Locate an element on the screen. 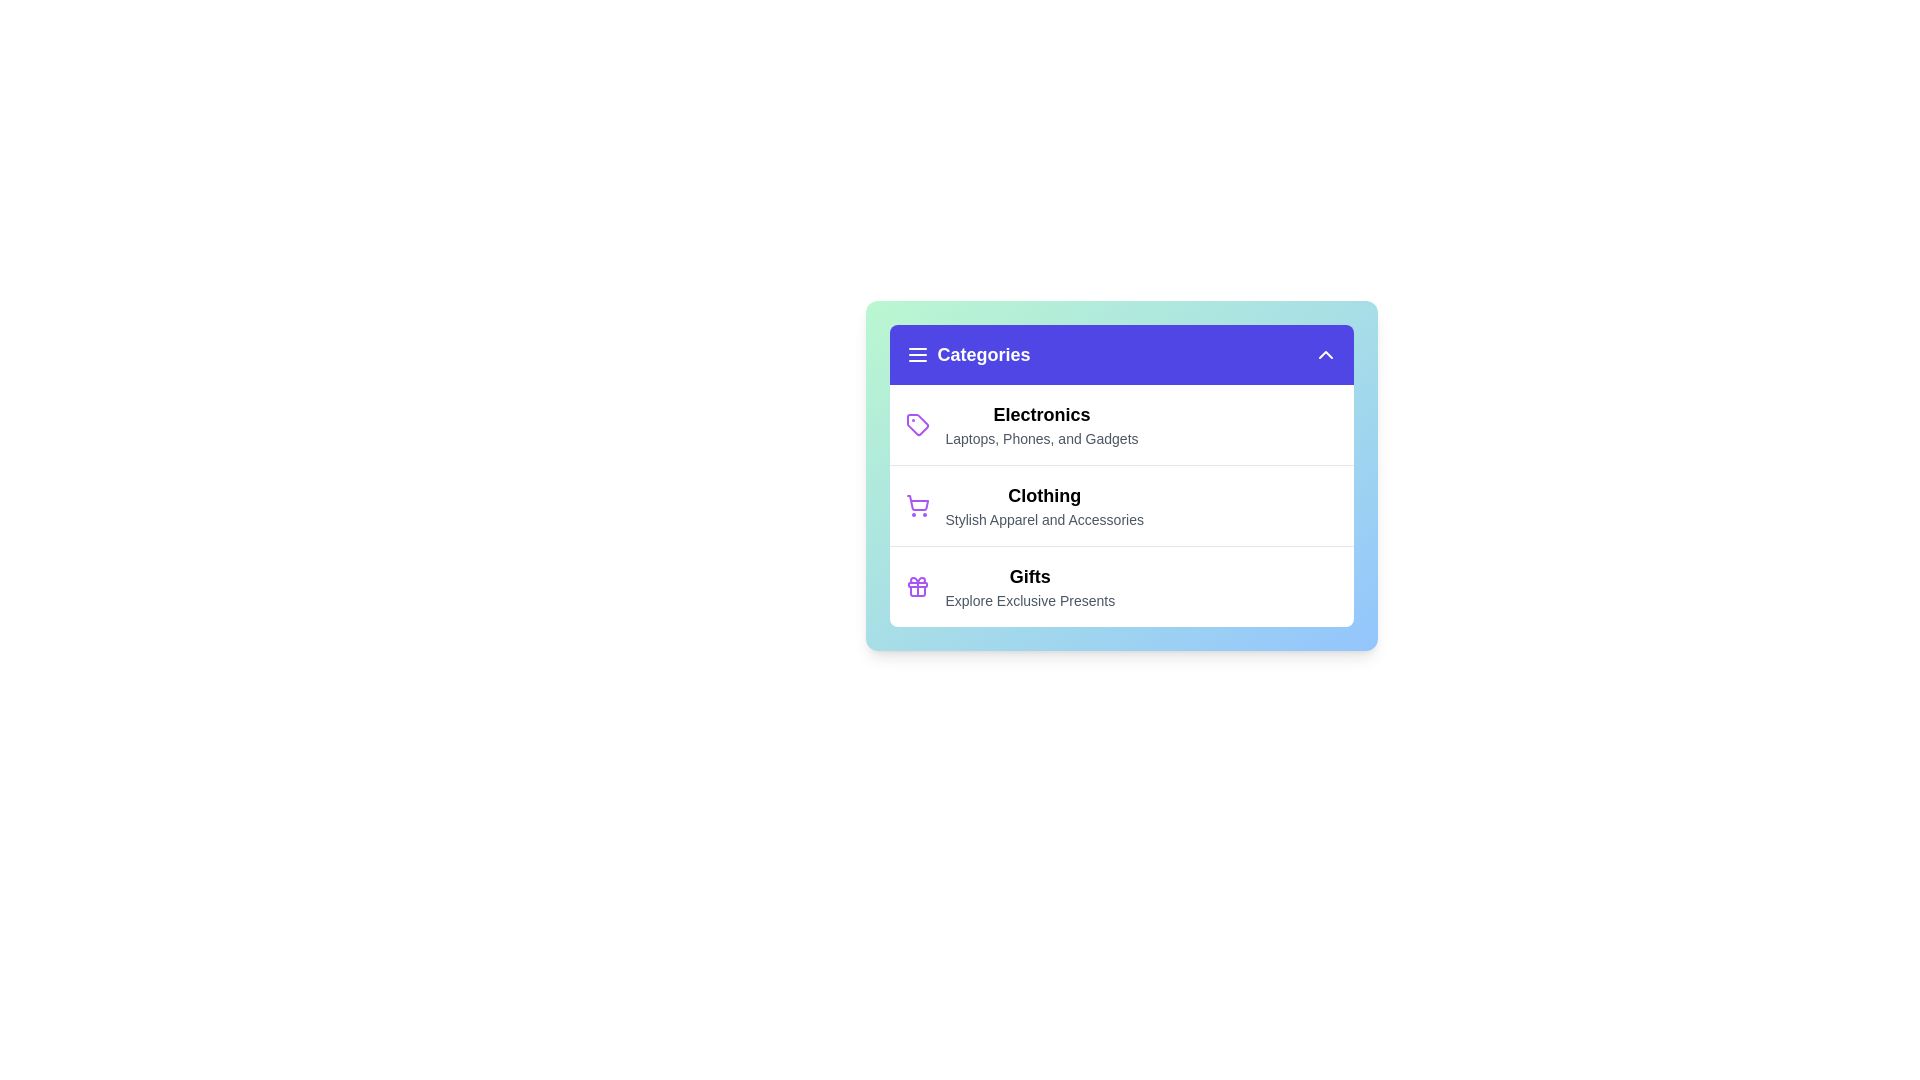 Image resolution: width=1920 pixels, height=1080 pixels. the category Gifts by interacting with its title or description is located at coordinates (1030, 577).